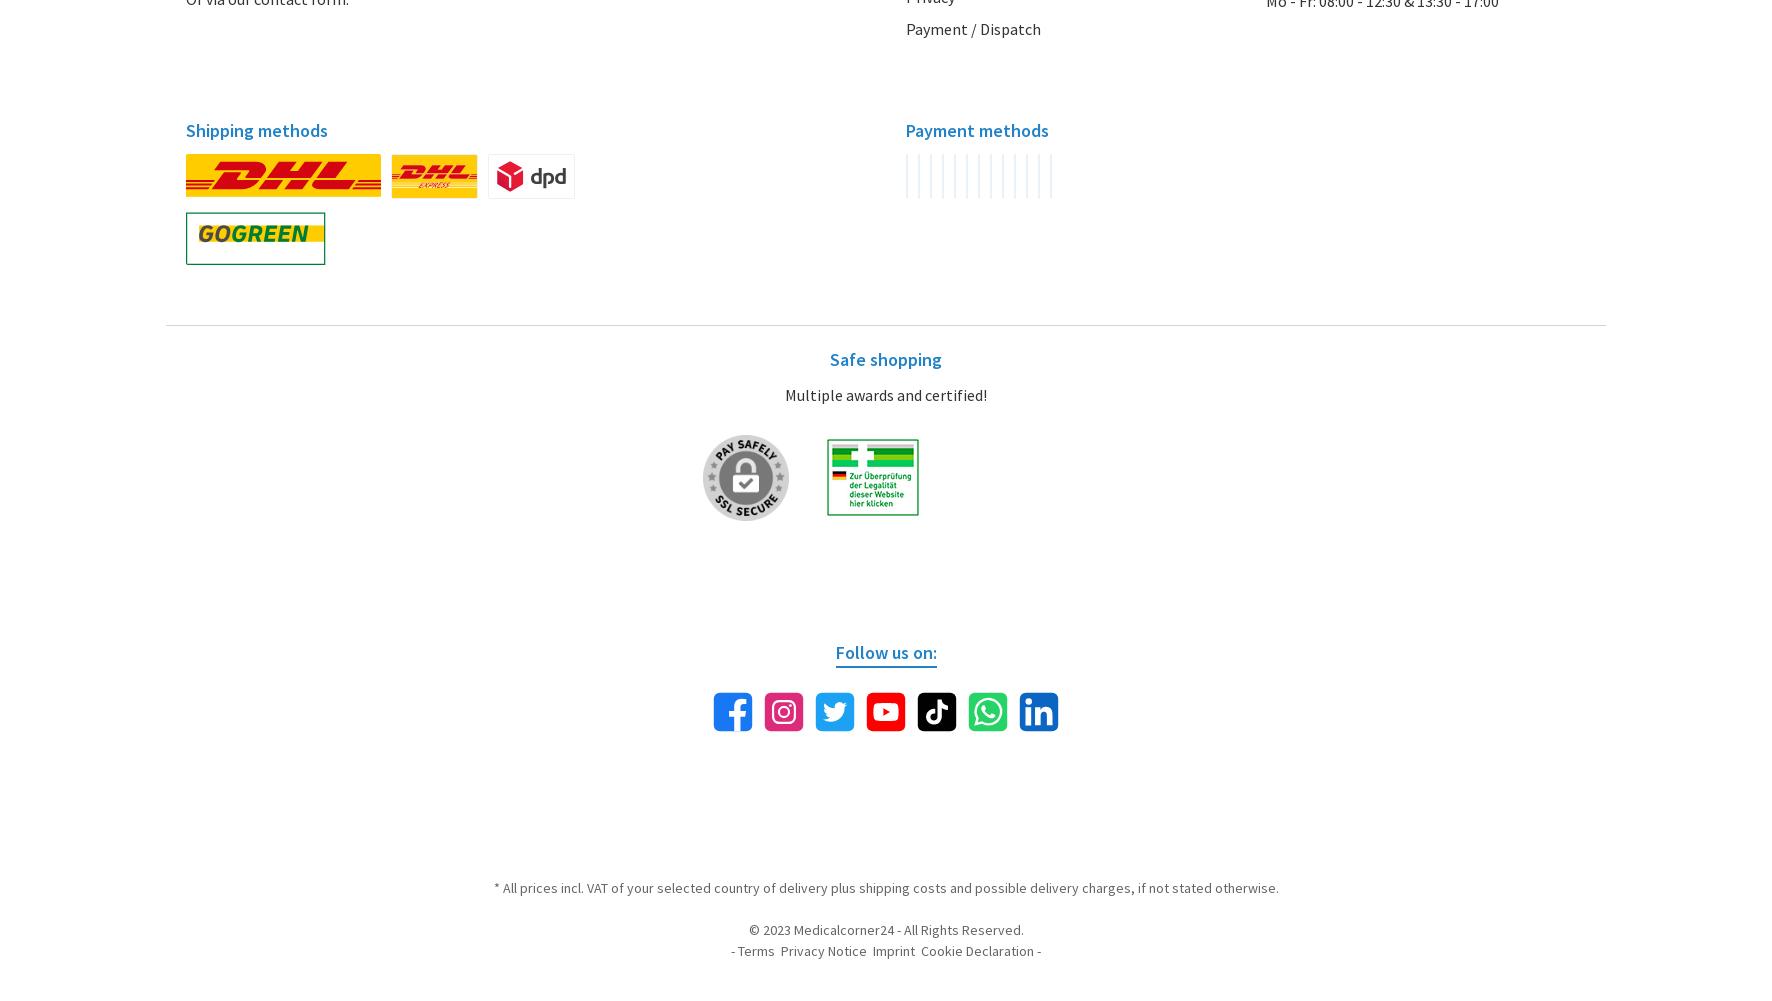 This screenshot has width=1772, height=1001. What do you see at coordinates (892, 949) in the screenshot?
I see `'Imprint'` at bounding box center [892, 949].